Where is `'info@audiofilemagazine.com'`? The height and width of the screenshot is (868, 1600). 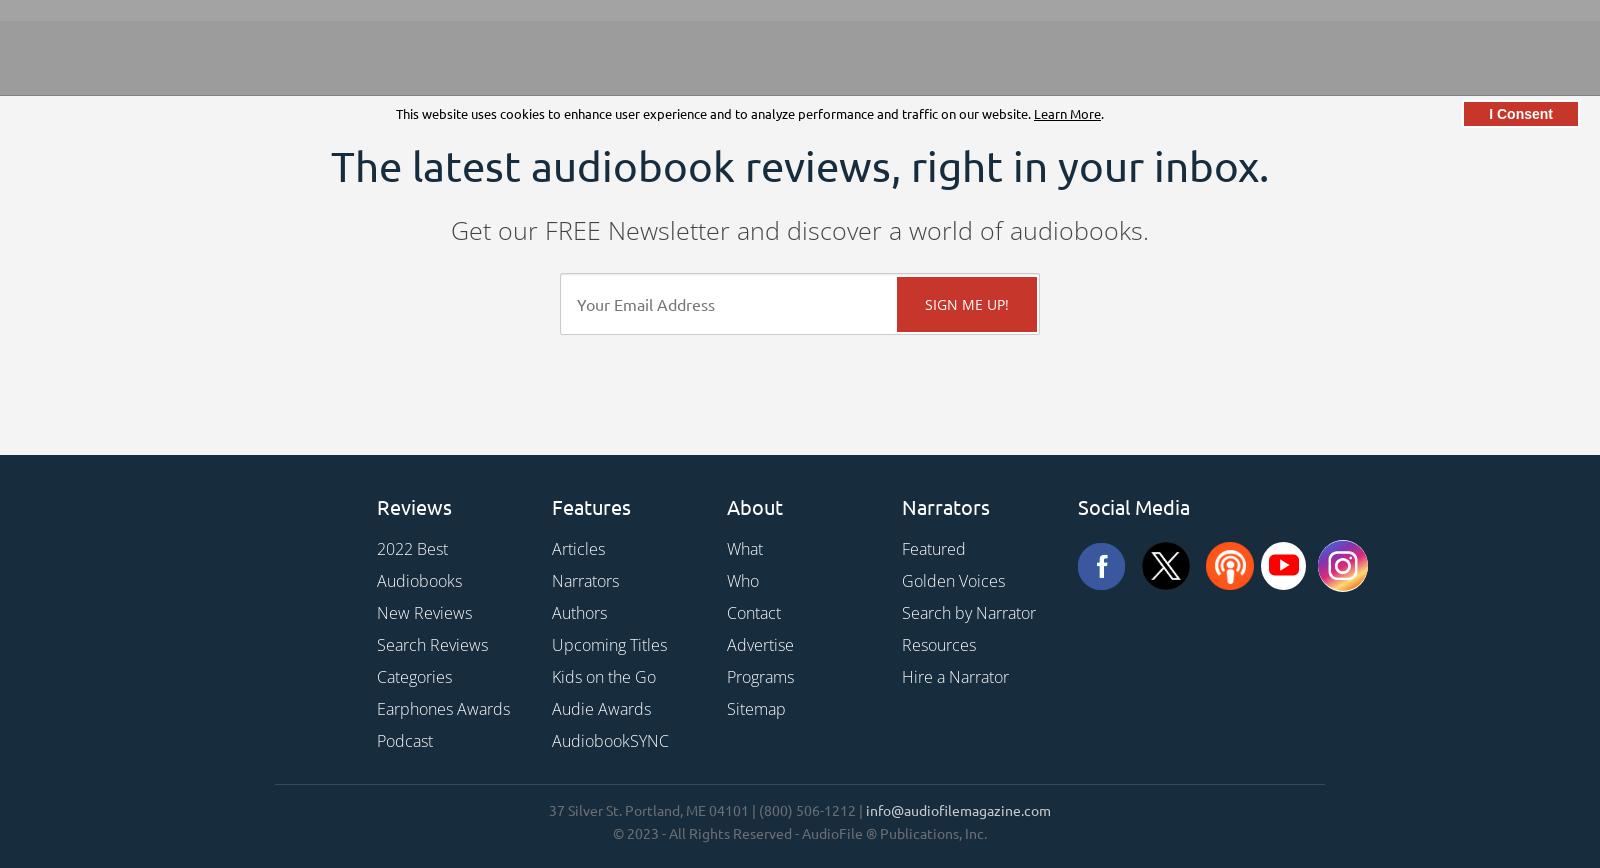
'info@audiofilemagazine.com' is located at coordinates (957, 810).